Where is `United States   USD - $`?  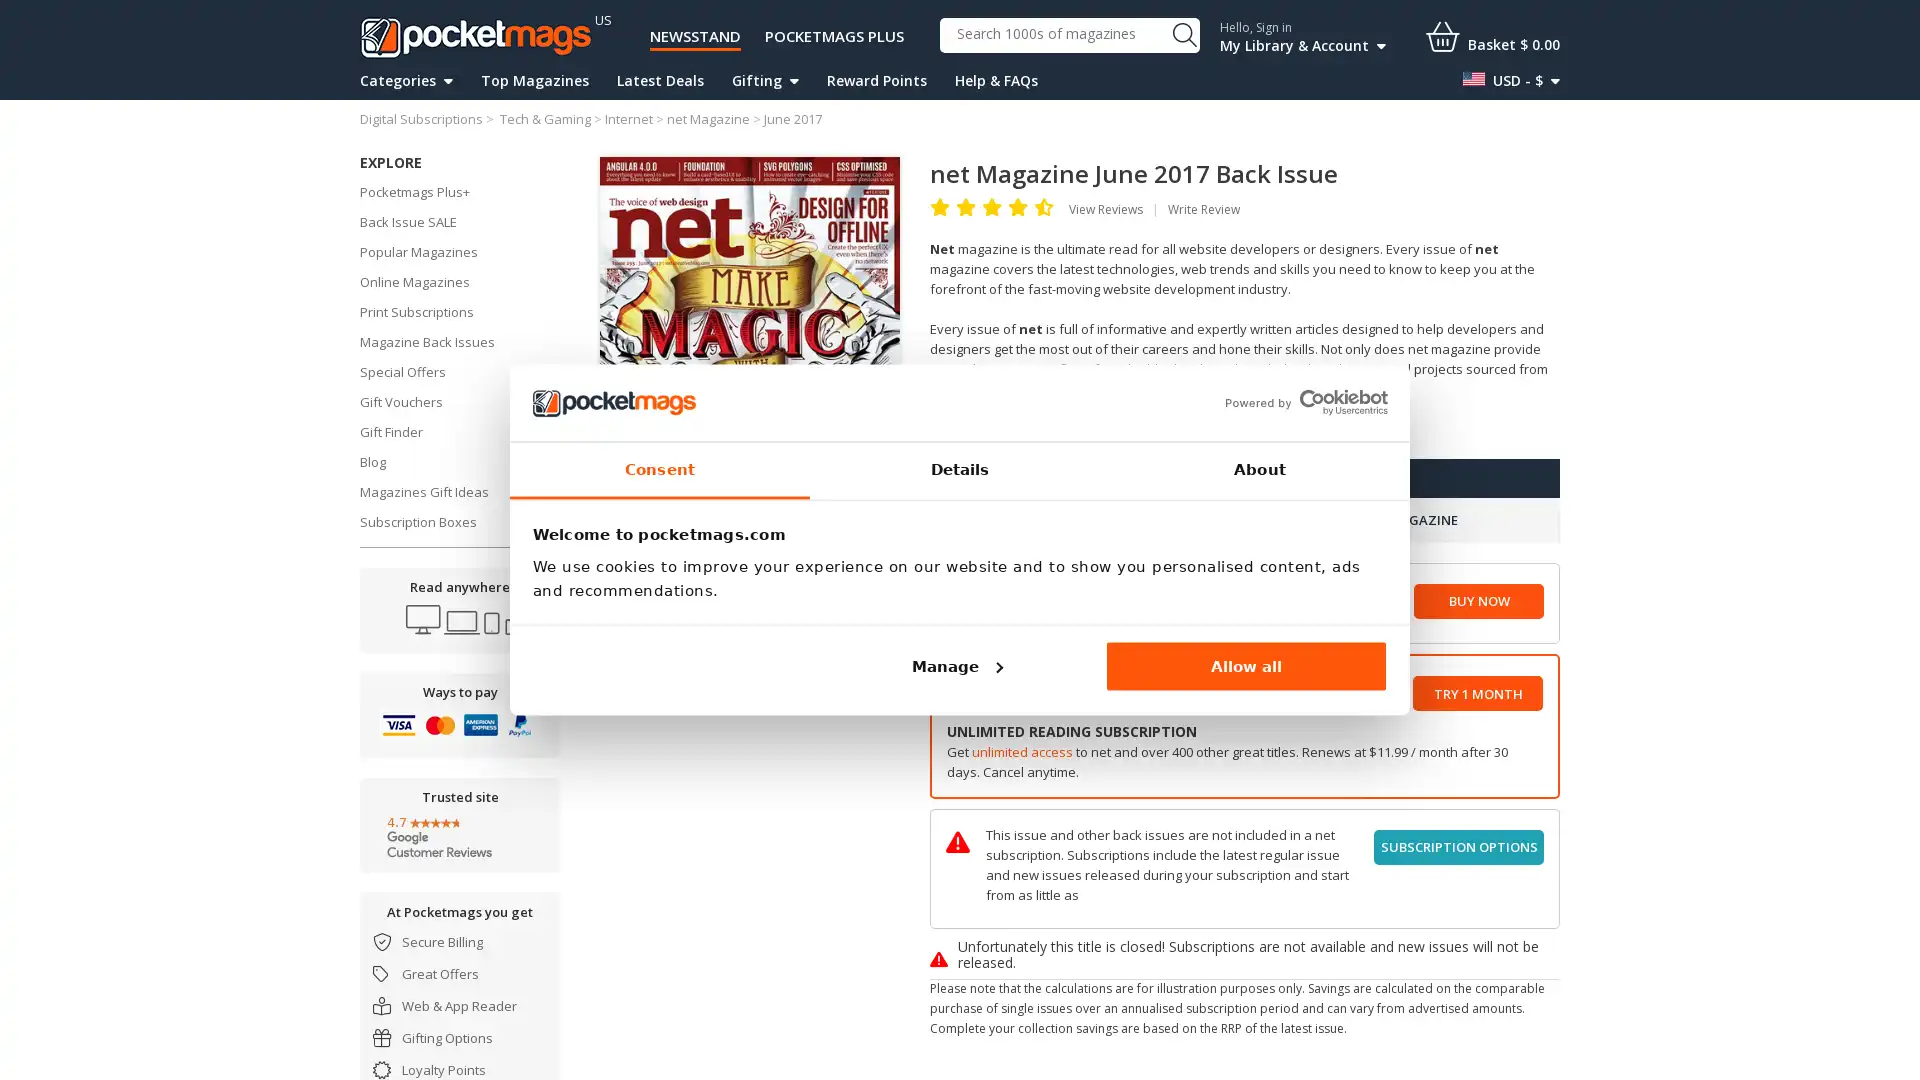
United States   USD - $ is located at coordinates (1511, 80).